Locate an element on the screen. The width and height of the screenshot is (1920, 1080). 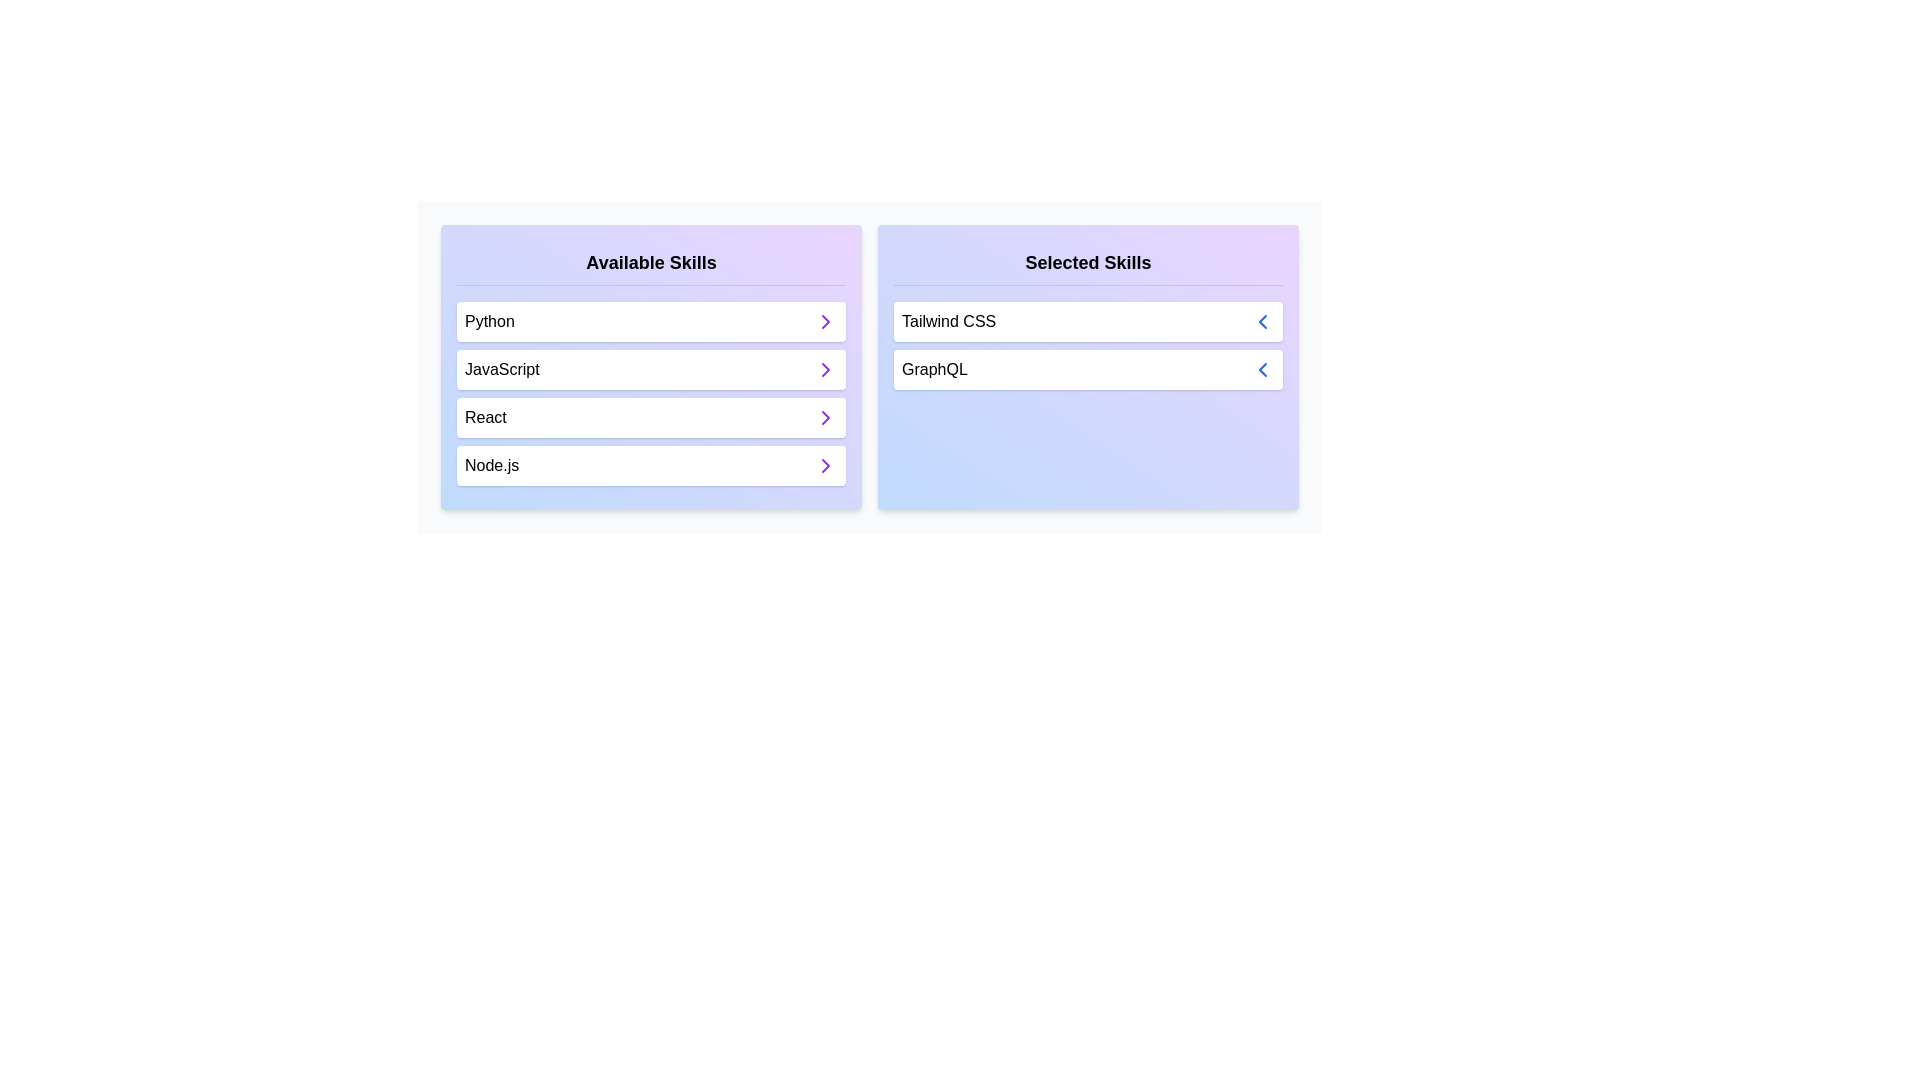
button next to the skill GraphQL in the 'Selected Skills' list to move it to the 'Available Skills' list is located at coordinates (1261, 370).